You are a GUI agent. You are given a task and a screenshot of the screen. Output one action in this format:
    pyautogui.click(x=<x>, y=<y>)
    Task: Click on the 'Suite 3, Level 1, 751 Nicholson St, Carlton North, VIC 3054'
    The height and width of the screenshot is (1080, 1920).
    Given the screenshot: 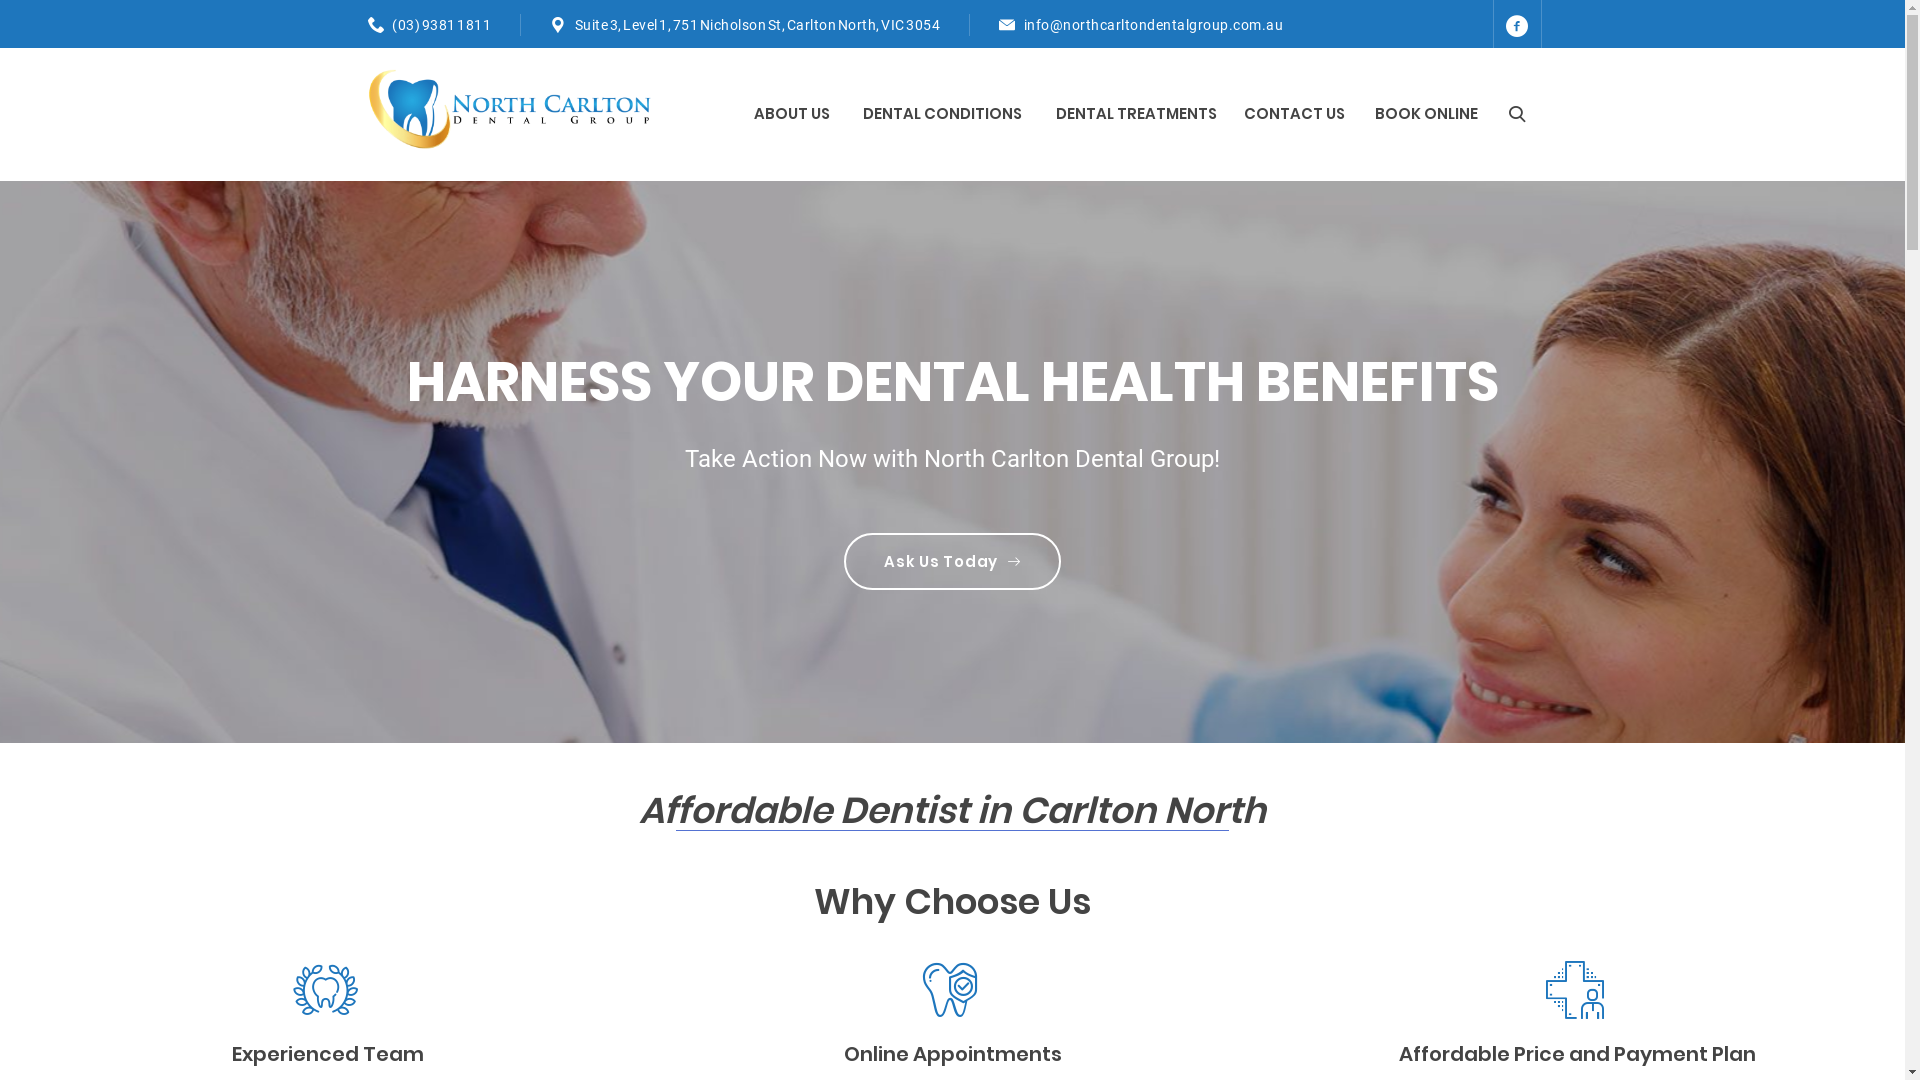 What is the action you would take?
    pyautogui.click(x=756, y=24)
    